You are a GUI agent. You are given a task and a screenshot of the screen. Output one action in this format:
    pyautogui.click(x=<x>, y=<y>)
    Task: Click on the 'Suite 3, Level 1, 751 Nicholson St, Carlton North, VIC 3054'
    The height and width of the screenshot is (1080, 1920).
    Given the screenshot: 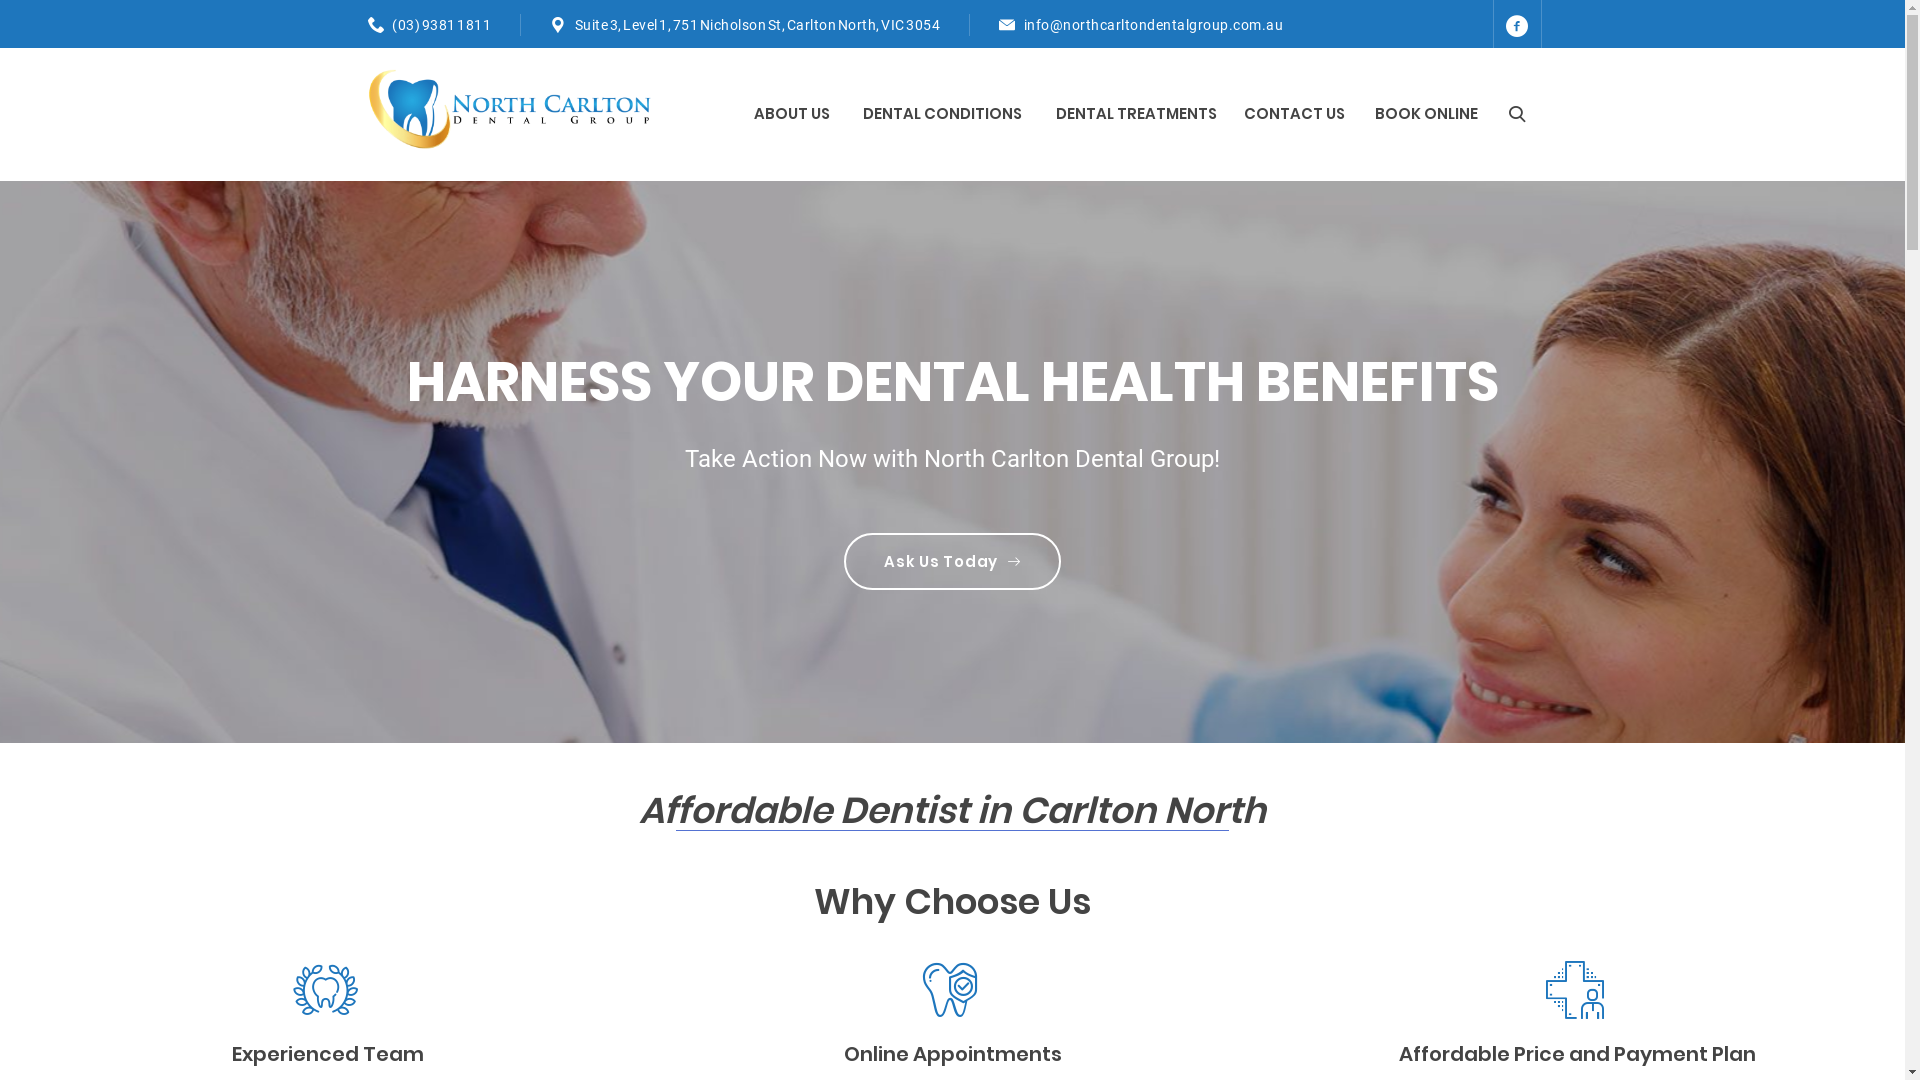 What is the action you would take?
    pyautogui.click(x=756, y=24)
    